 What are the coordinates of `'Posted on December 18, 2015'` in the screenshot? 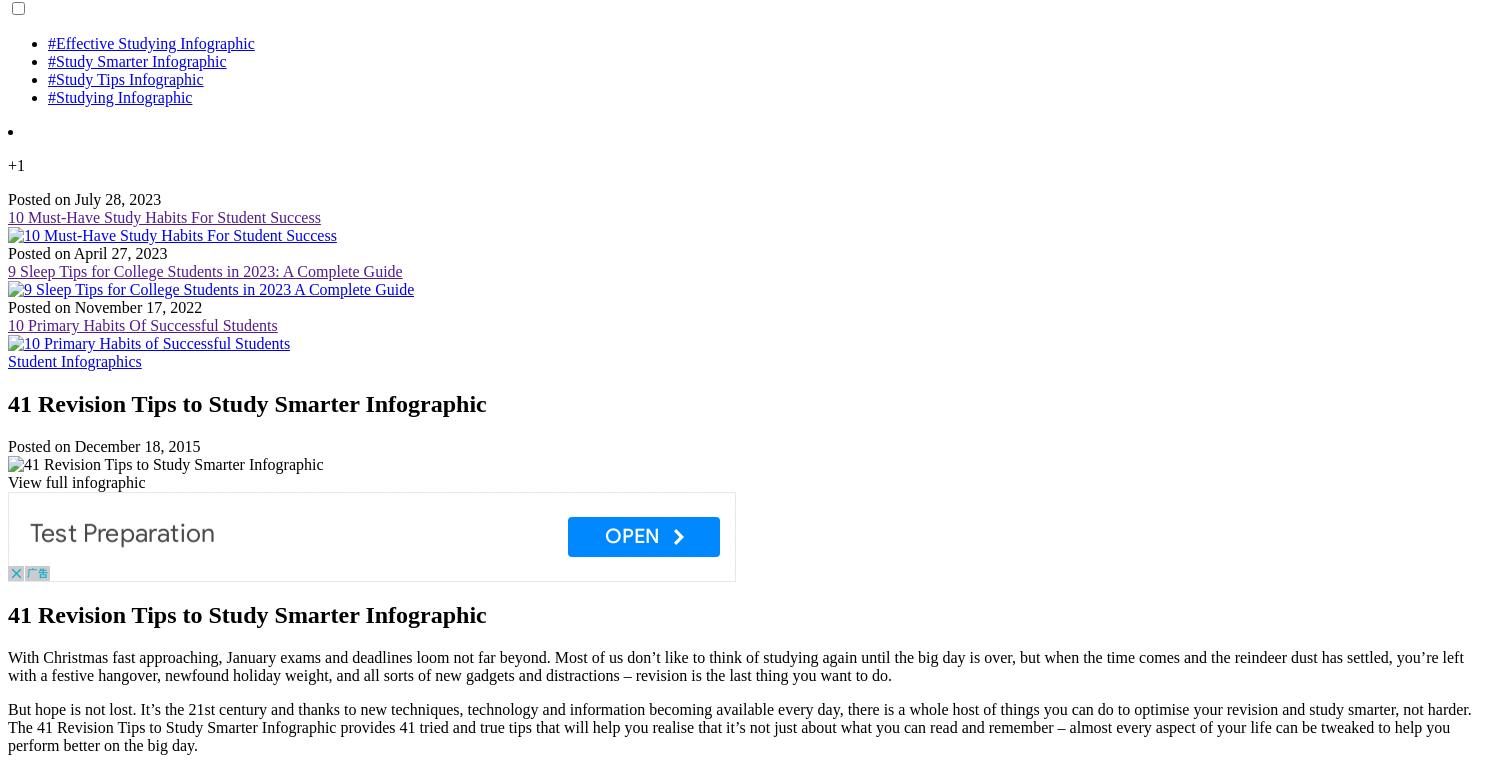 It's located at (103, 444).